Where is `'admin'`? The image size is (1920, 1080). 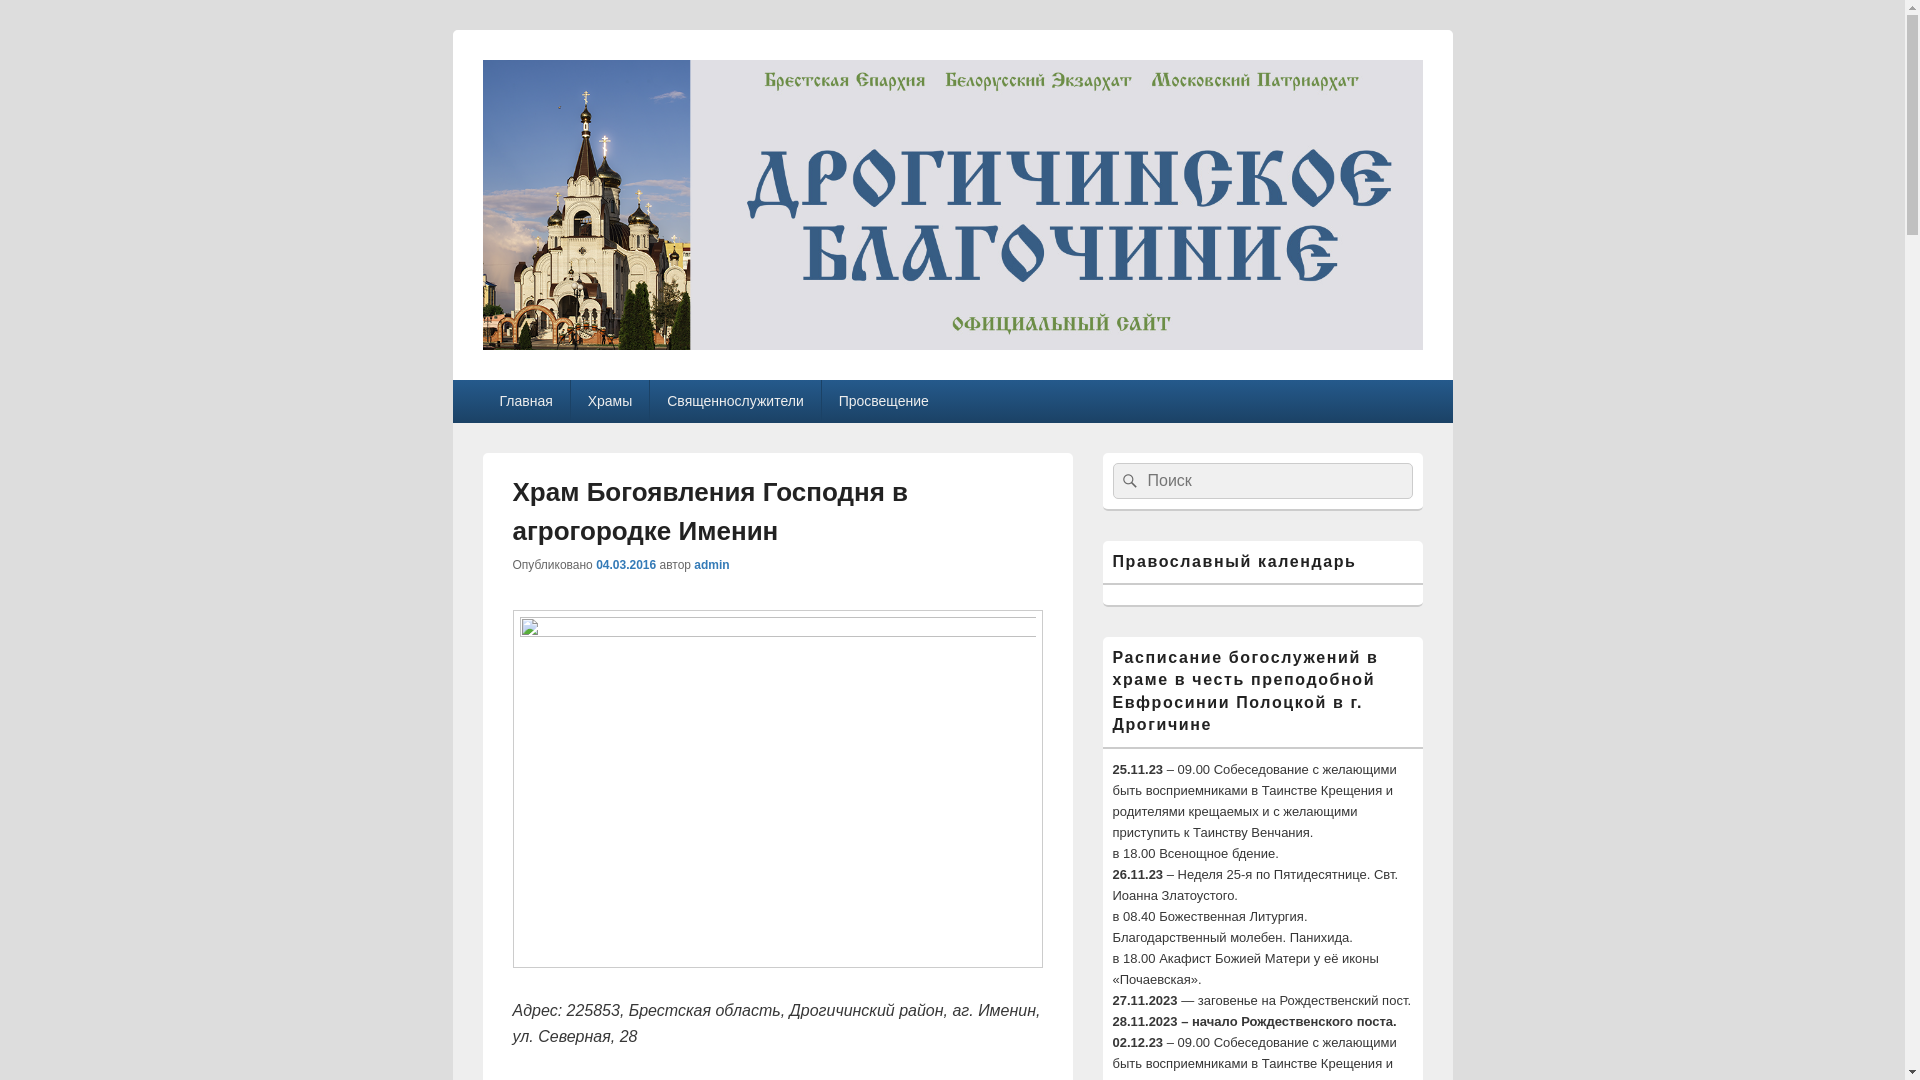
'admin' is located at coordinates (711, 564).